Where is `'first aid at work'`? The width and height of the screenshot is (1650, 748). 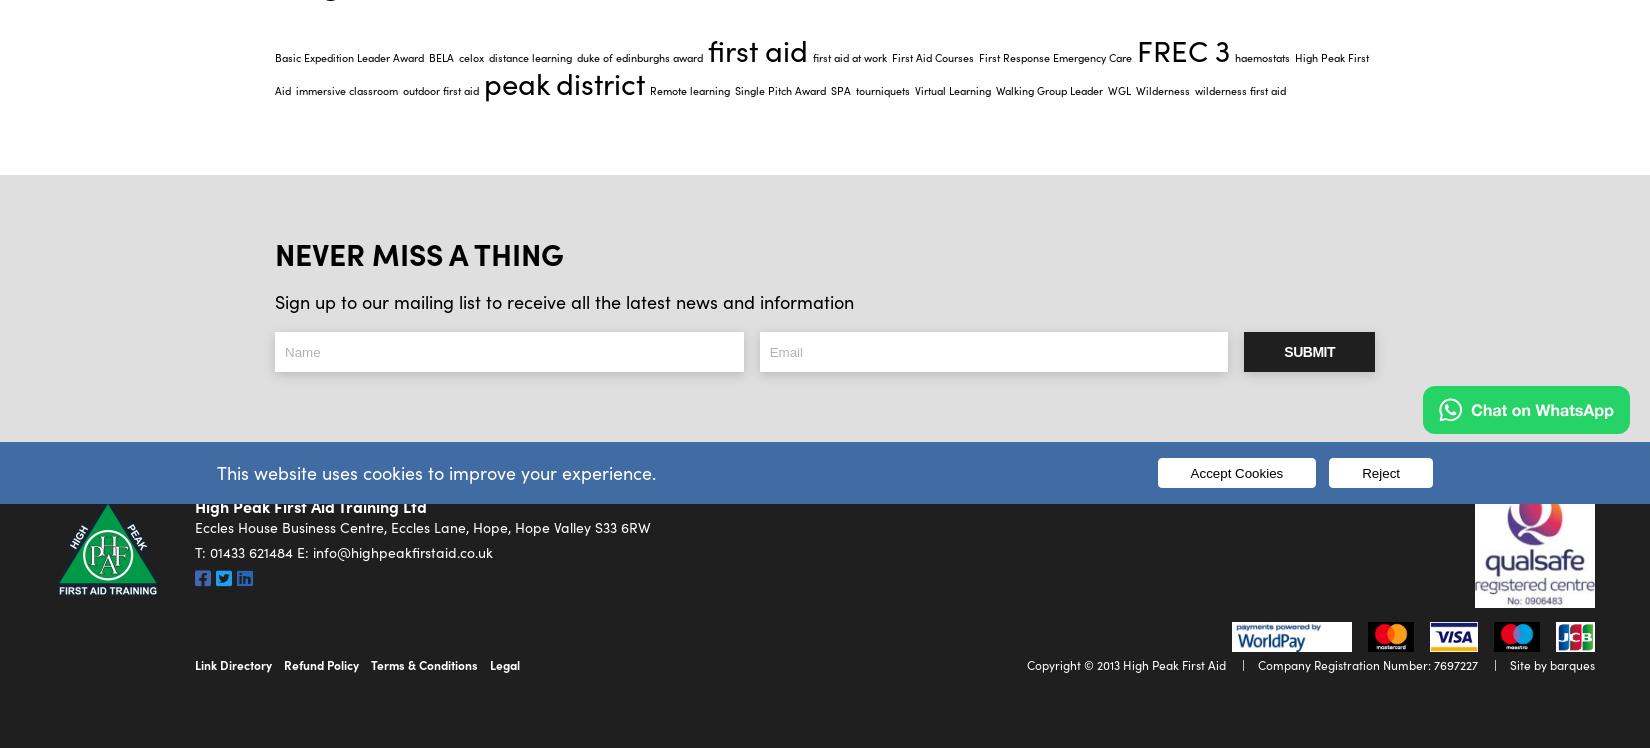 'first aid at work' is located at coordinates (850, 55).